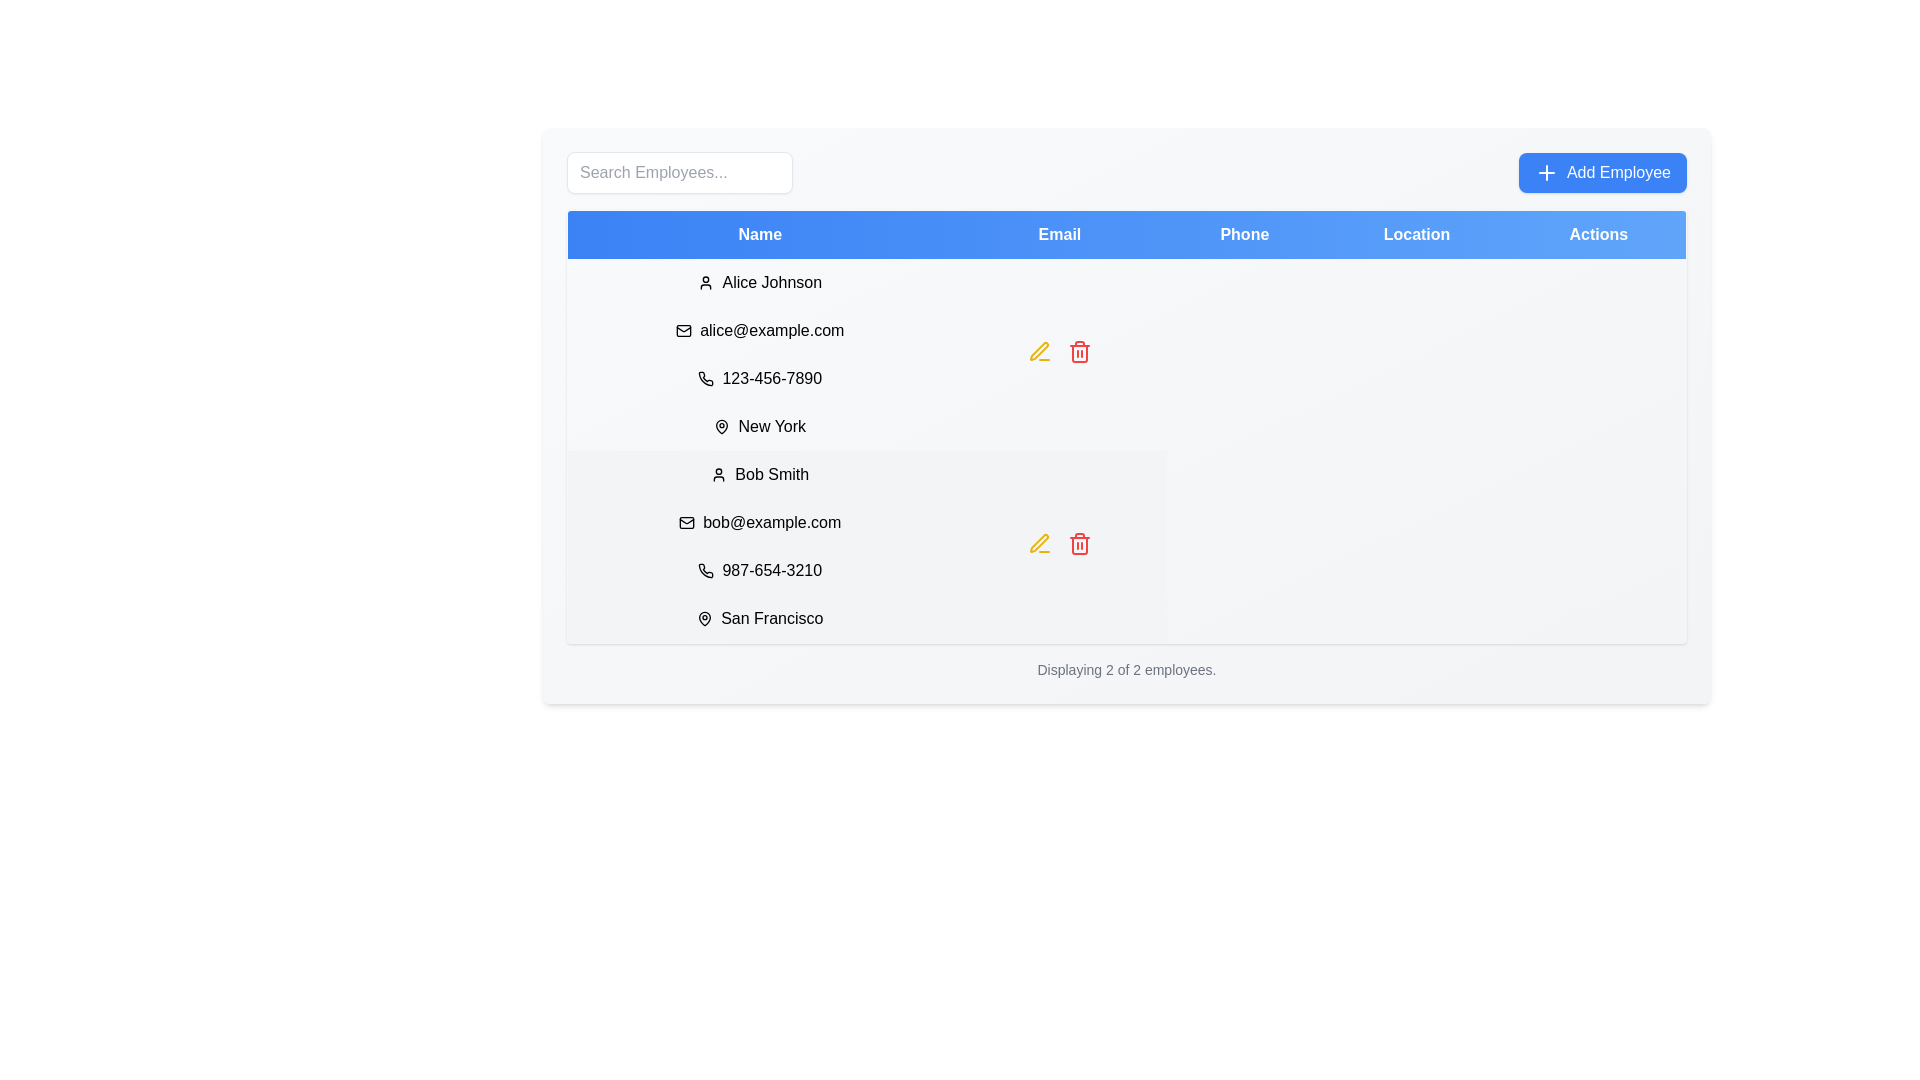 The width and height of the screenshot is (1920, 1080). I want to click on the center of the text input field used for searching employees, located in the 'Add Employee' section, so click(680, 172).